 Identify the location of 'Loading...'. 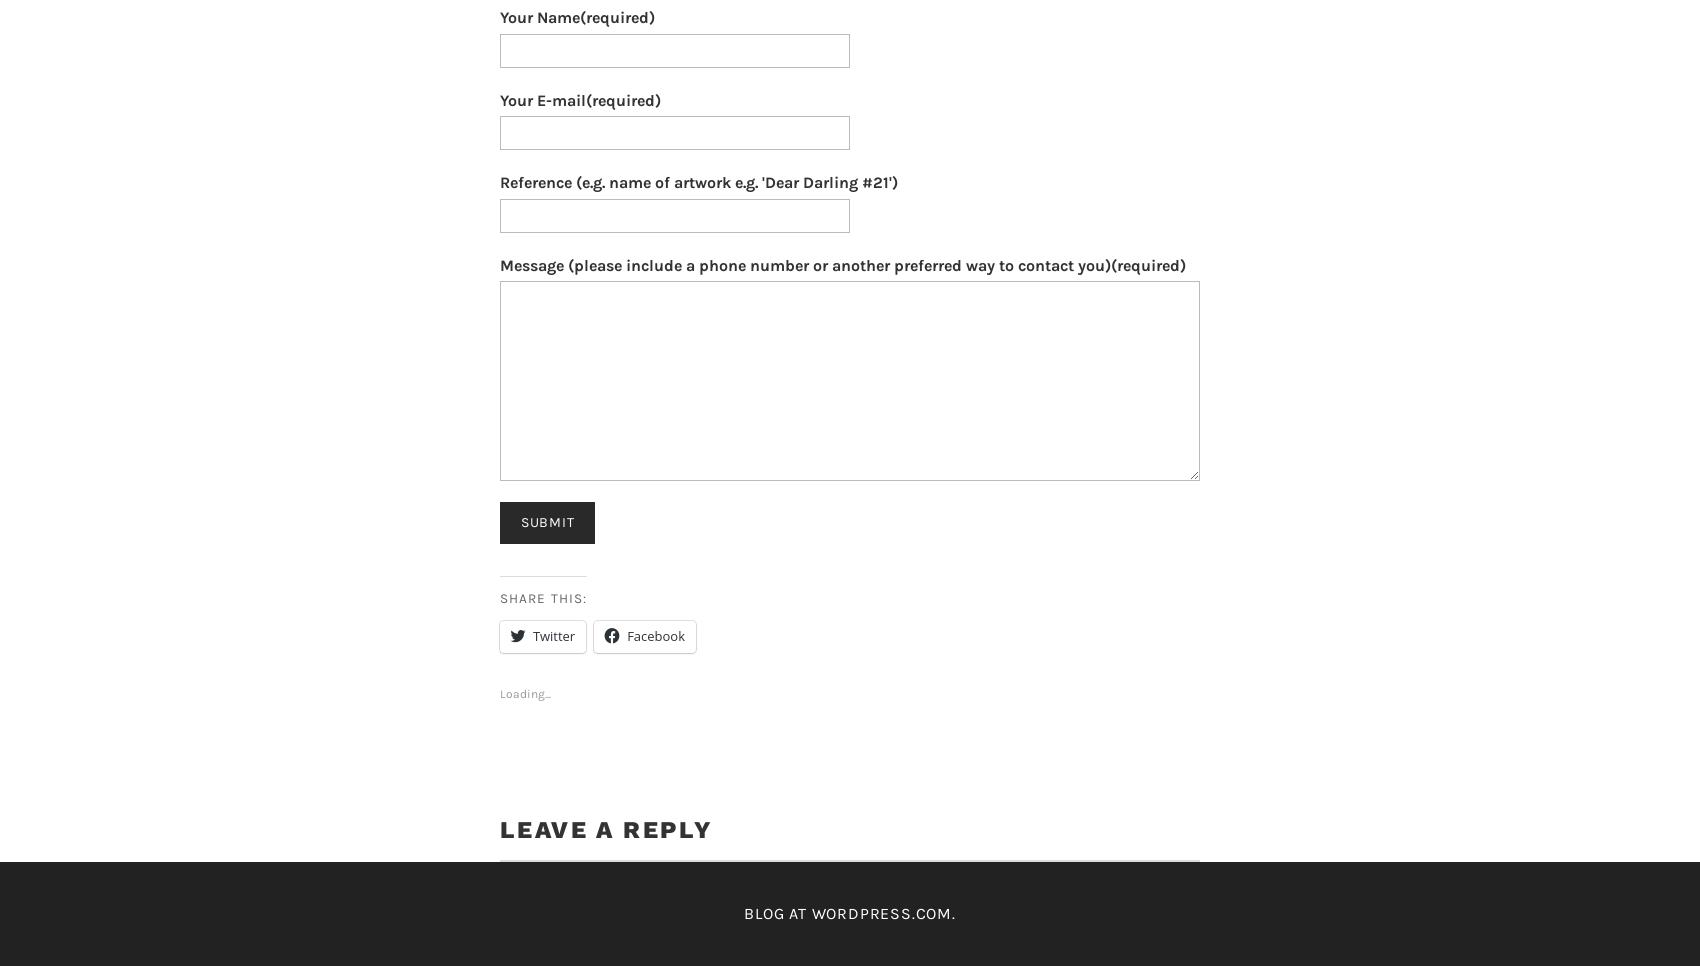
(525, 692).